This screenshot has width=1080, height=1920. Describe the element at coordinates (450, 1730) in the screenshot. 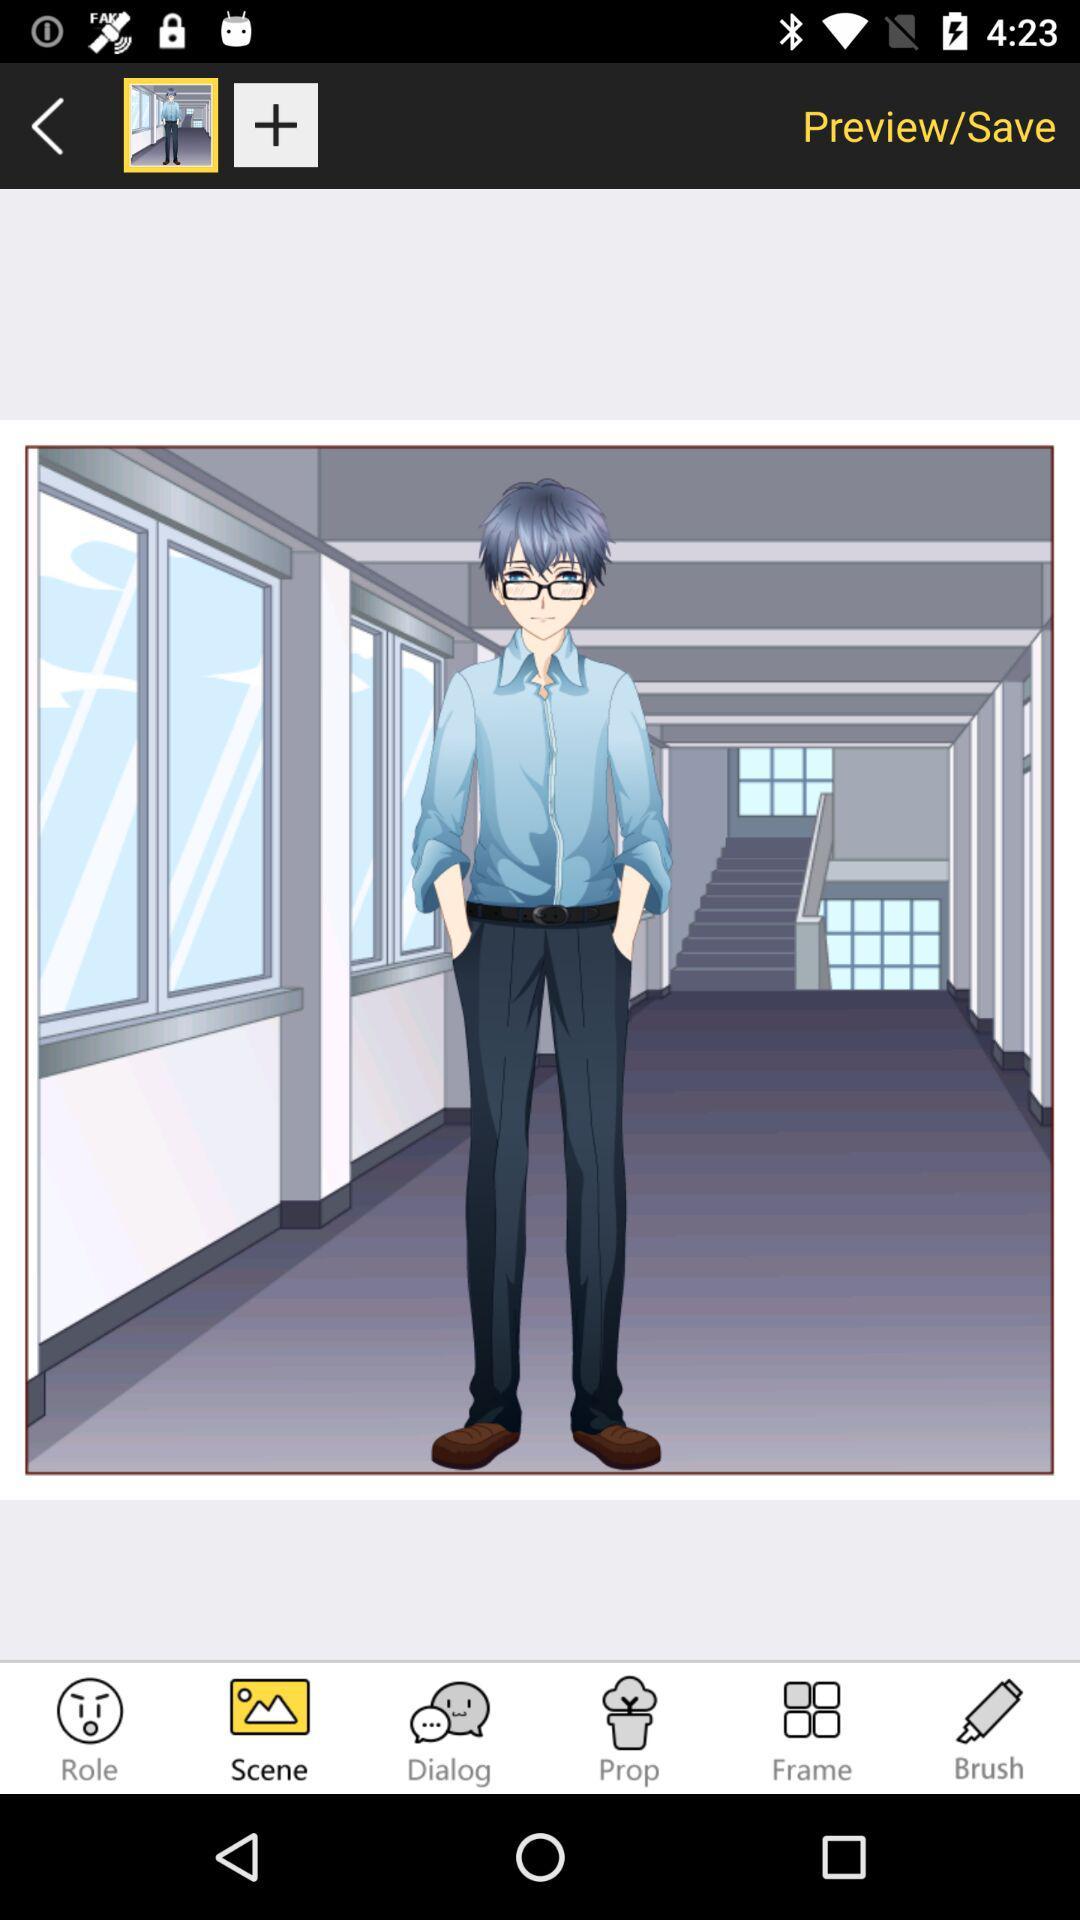

I see `the chat icon` at that location.